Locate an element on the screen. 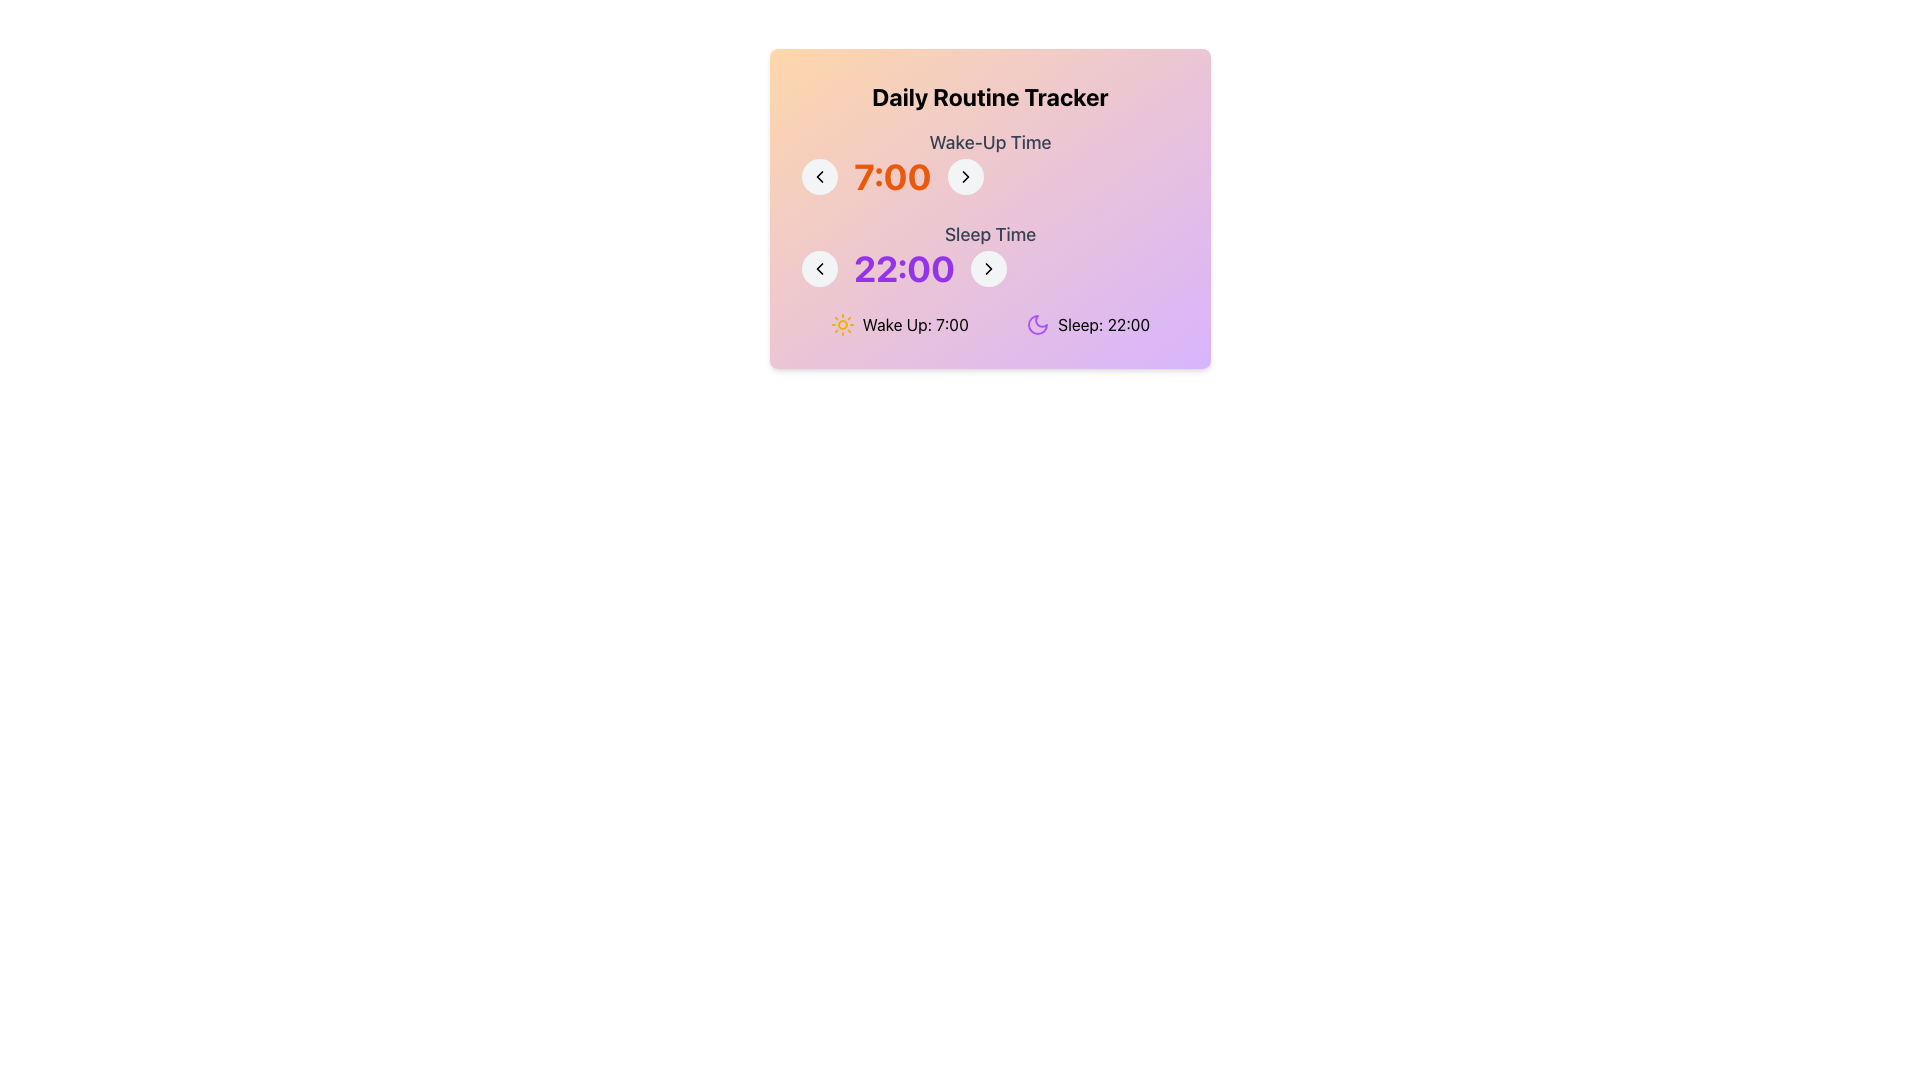  the icon button located in the top portion of the card interface, directly to the left of the text displaying '7:00', to decrease the wake-up time is located at coordinates (820, 176).